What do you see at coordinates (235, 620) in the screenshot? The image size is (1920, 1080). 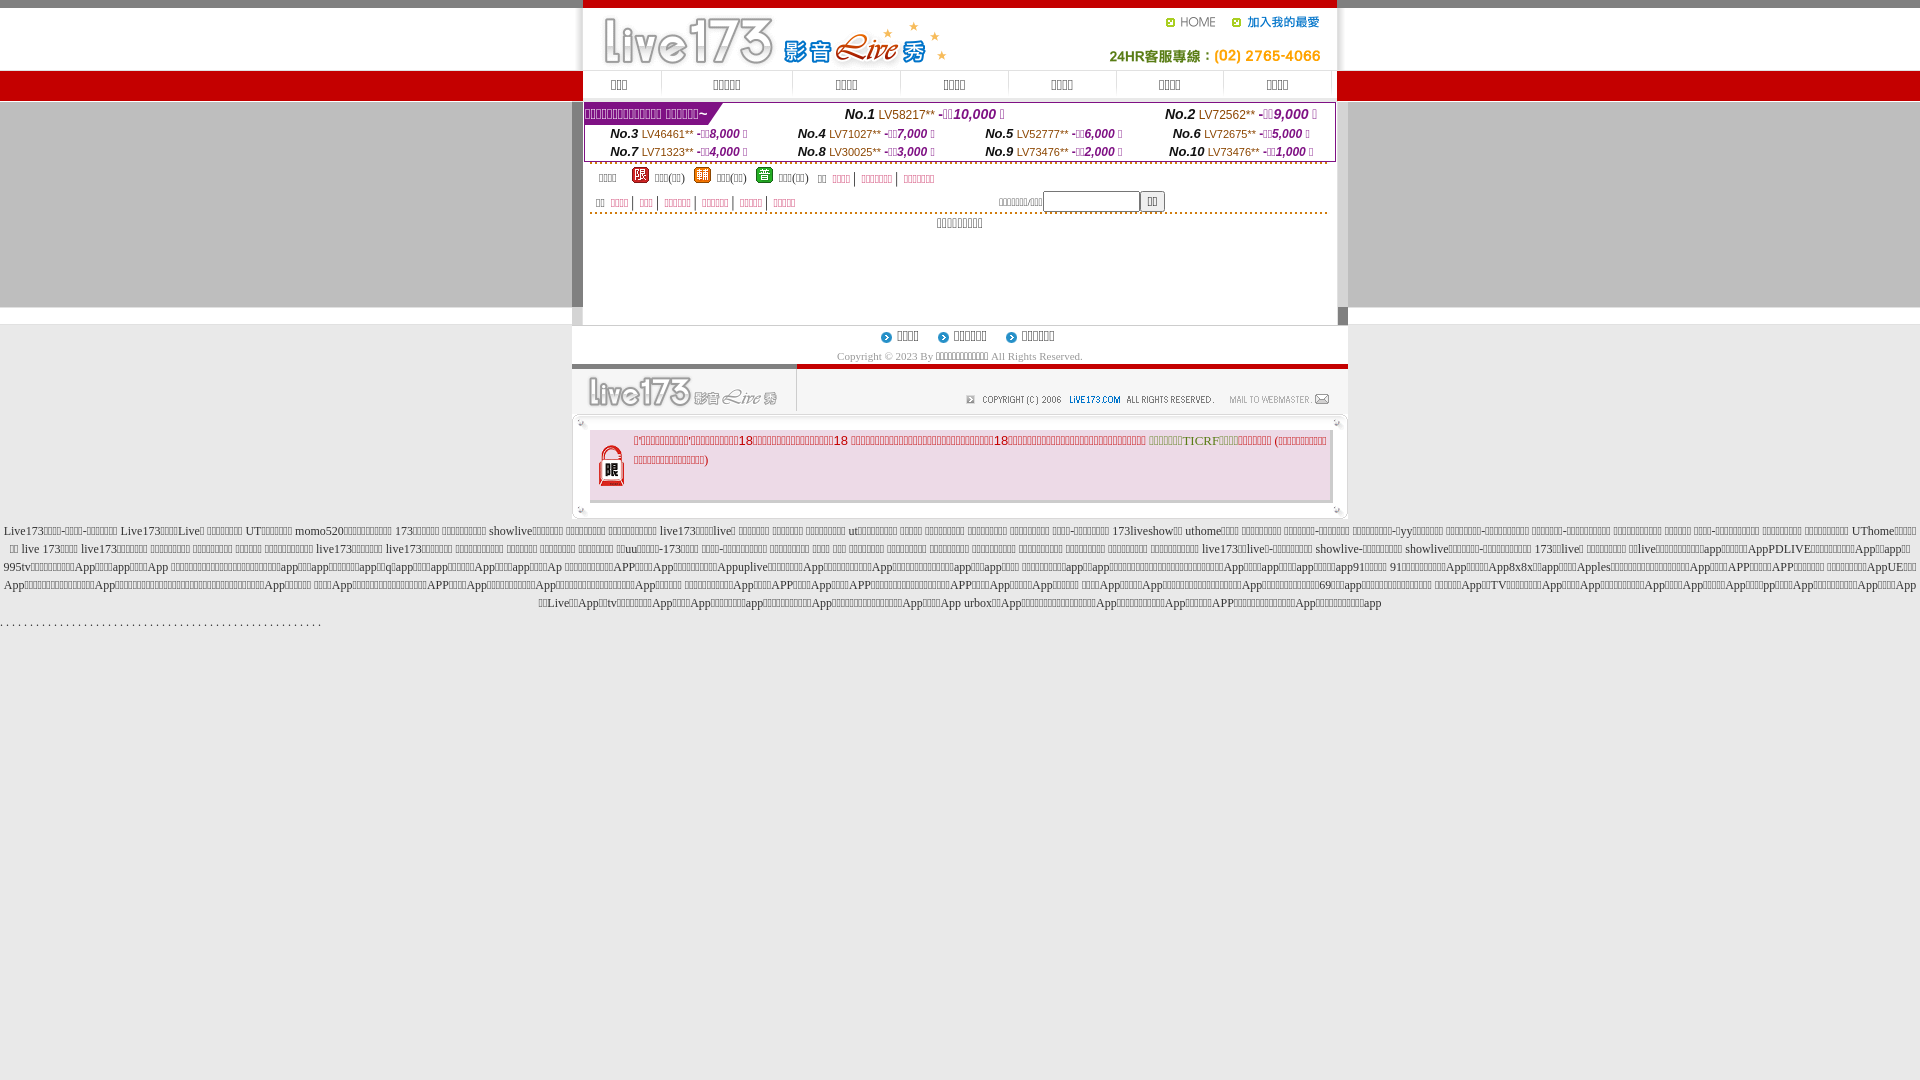 I see `'.'` at bounding box center [235, 620].